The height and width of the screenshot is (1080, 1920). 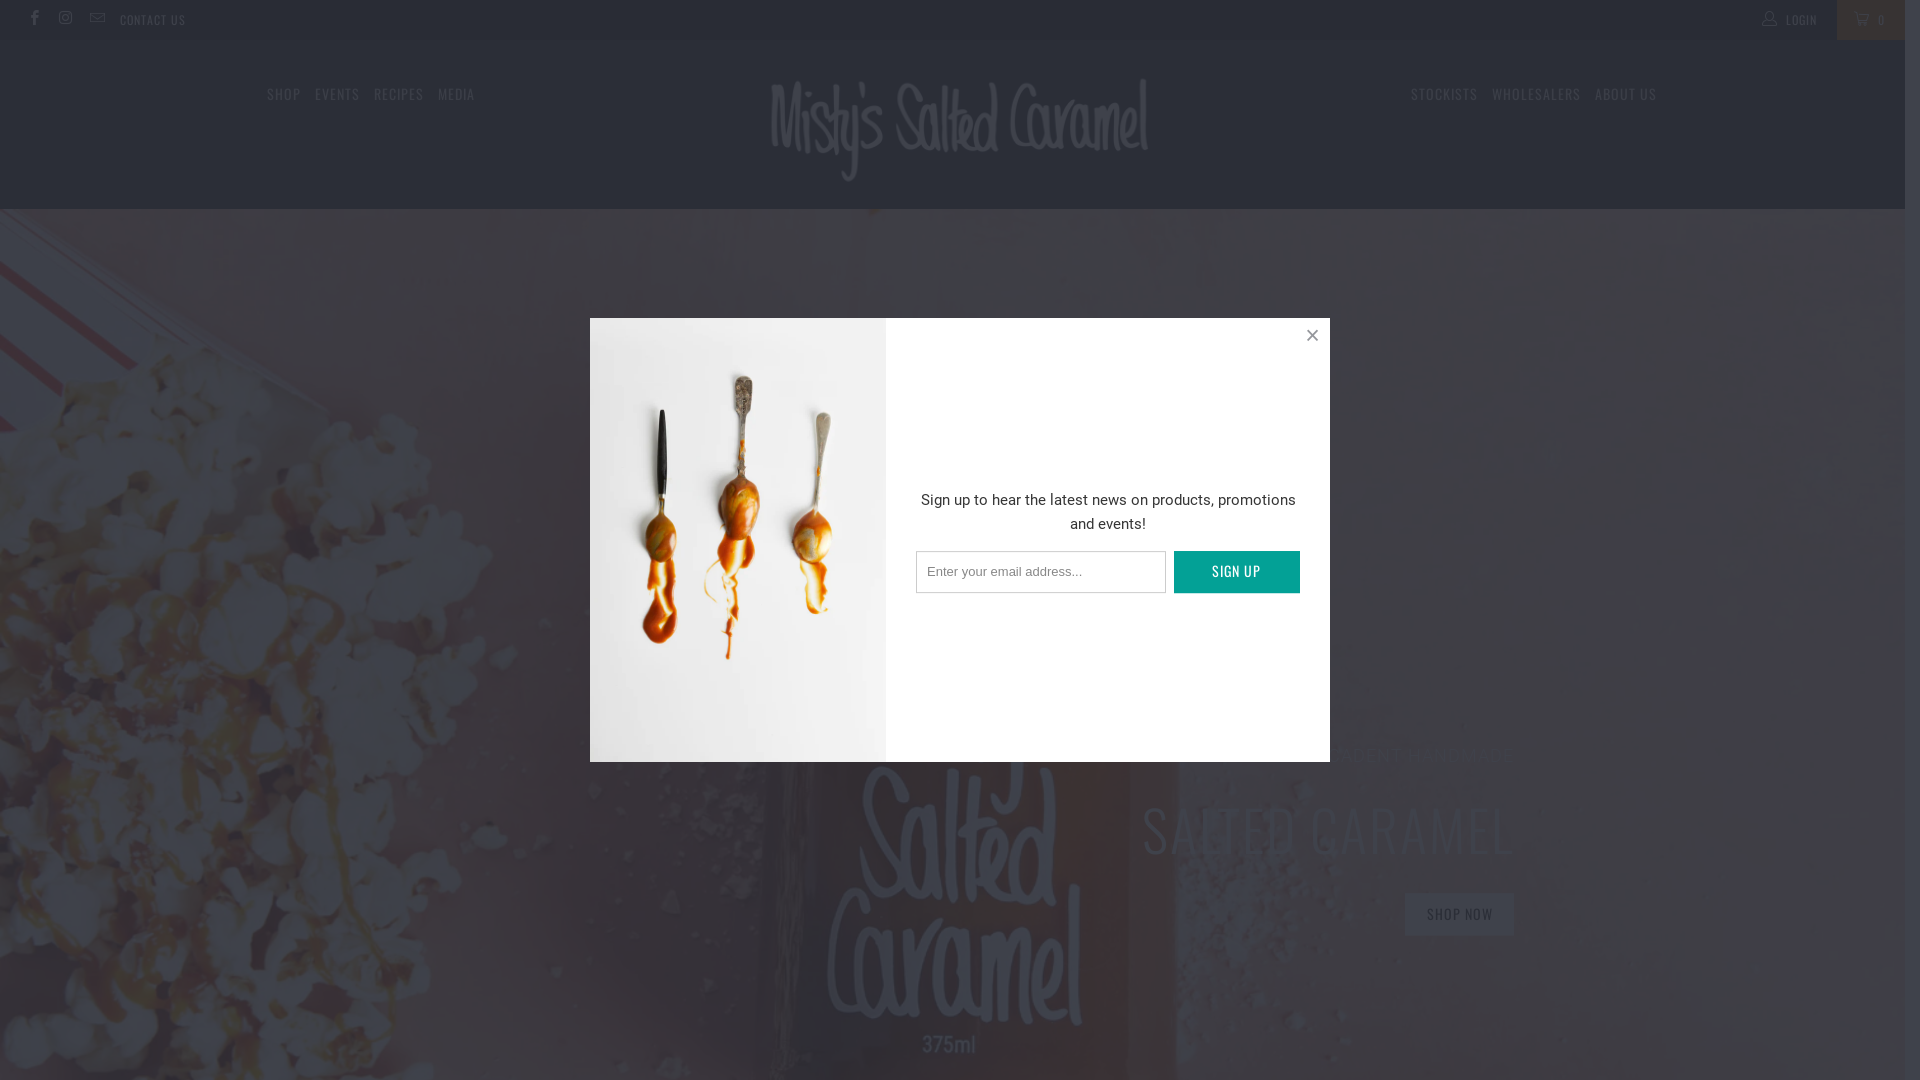 I want to click on 'Misty's Salted Caramel', so click(x=951, y=124).